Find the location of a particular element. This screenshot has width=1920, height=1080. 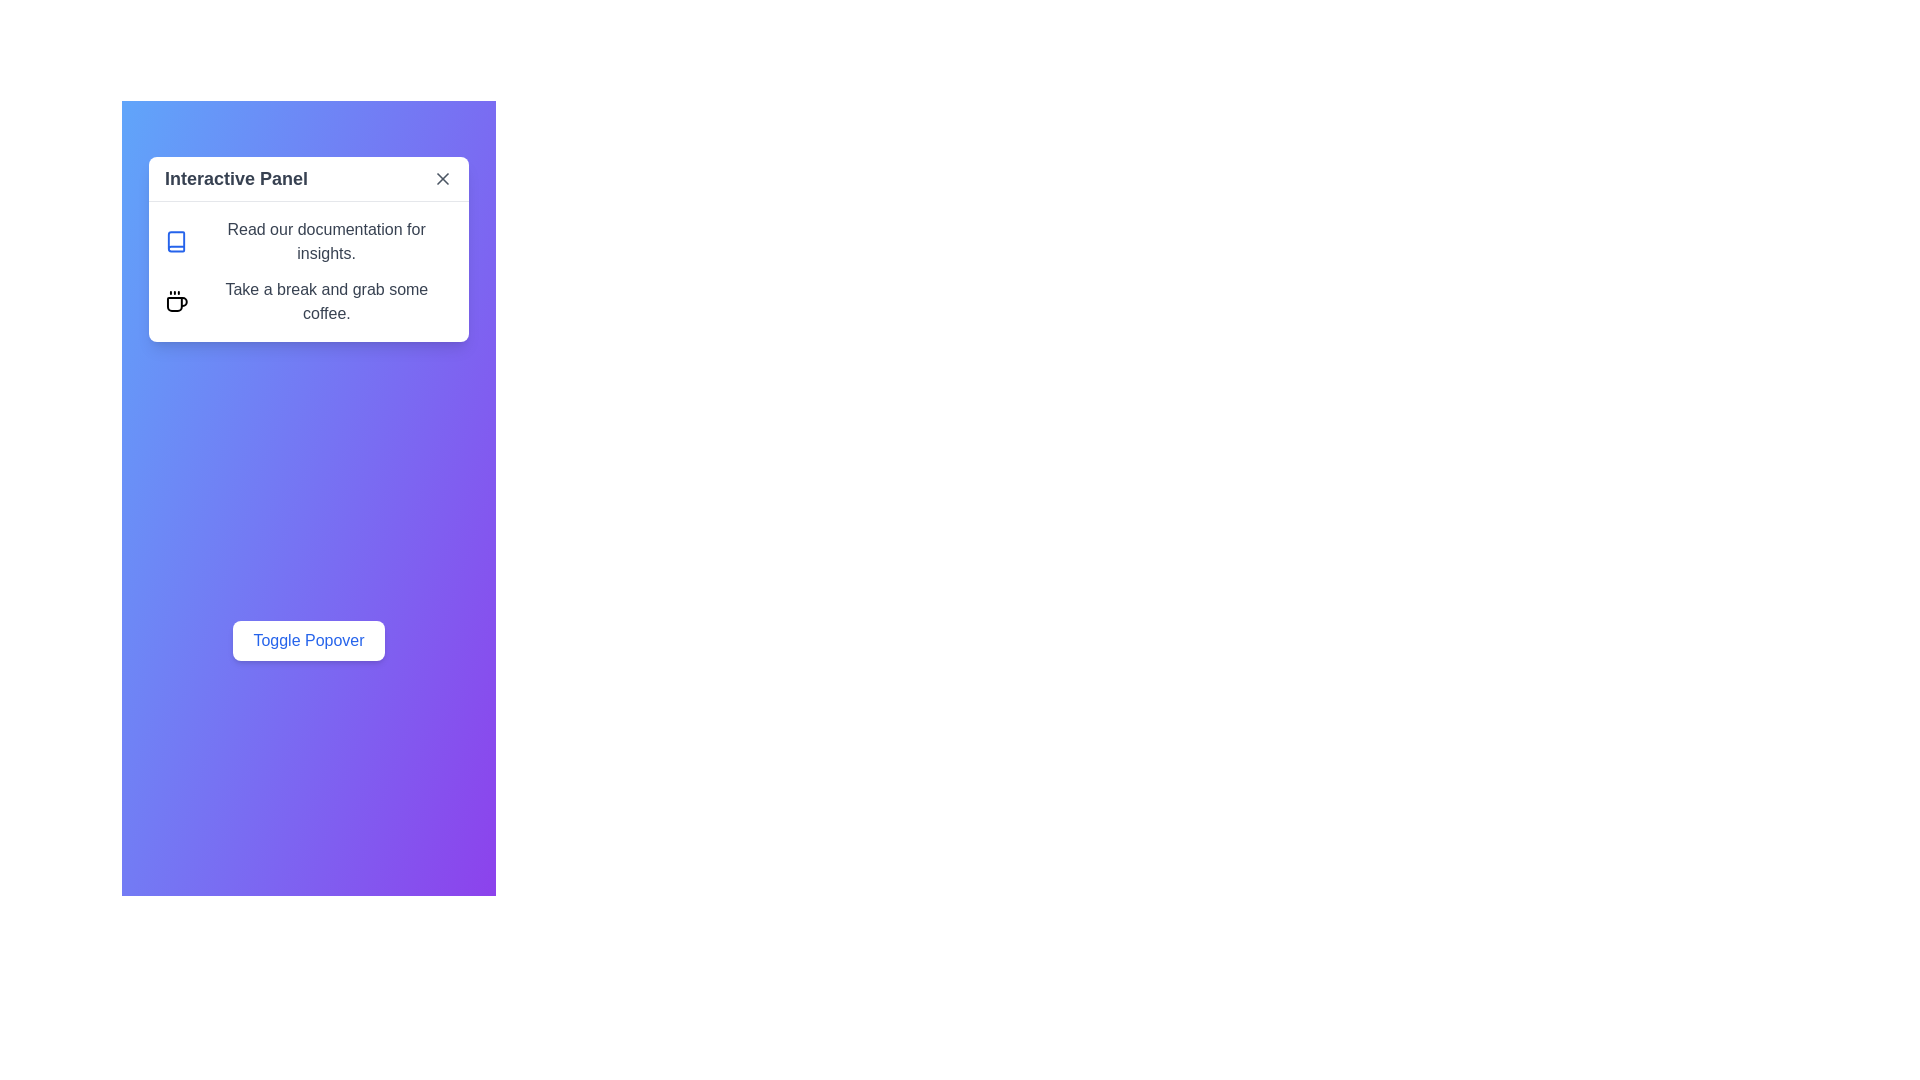

the graphical icon resembling a simplified book shape, which is dark blue in color and located next to the text 'Read our documentation for insights.' is located at coordinates (176, 241).